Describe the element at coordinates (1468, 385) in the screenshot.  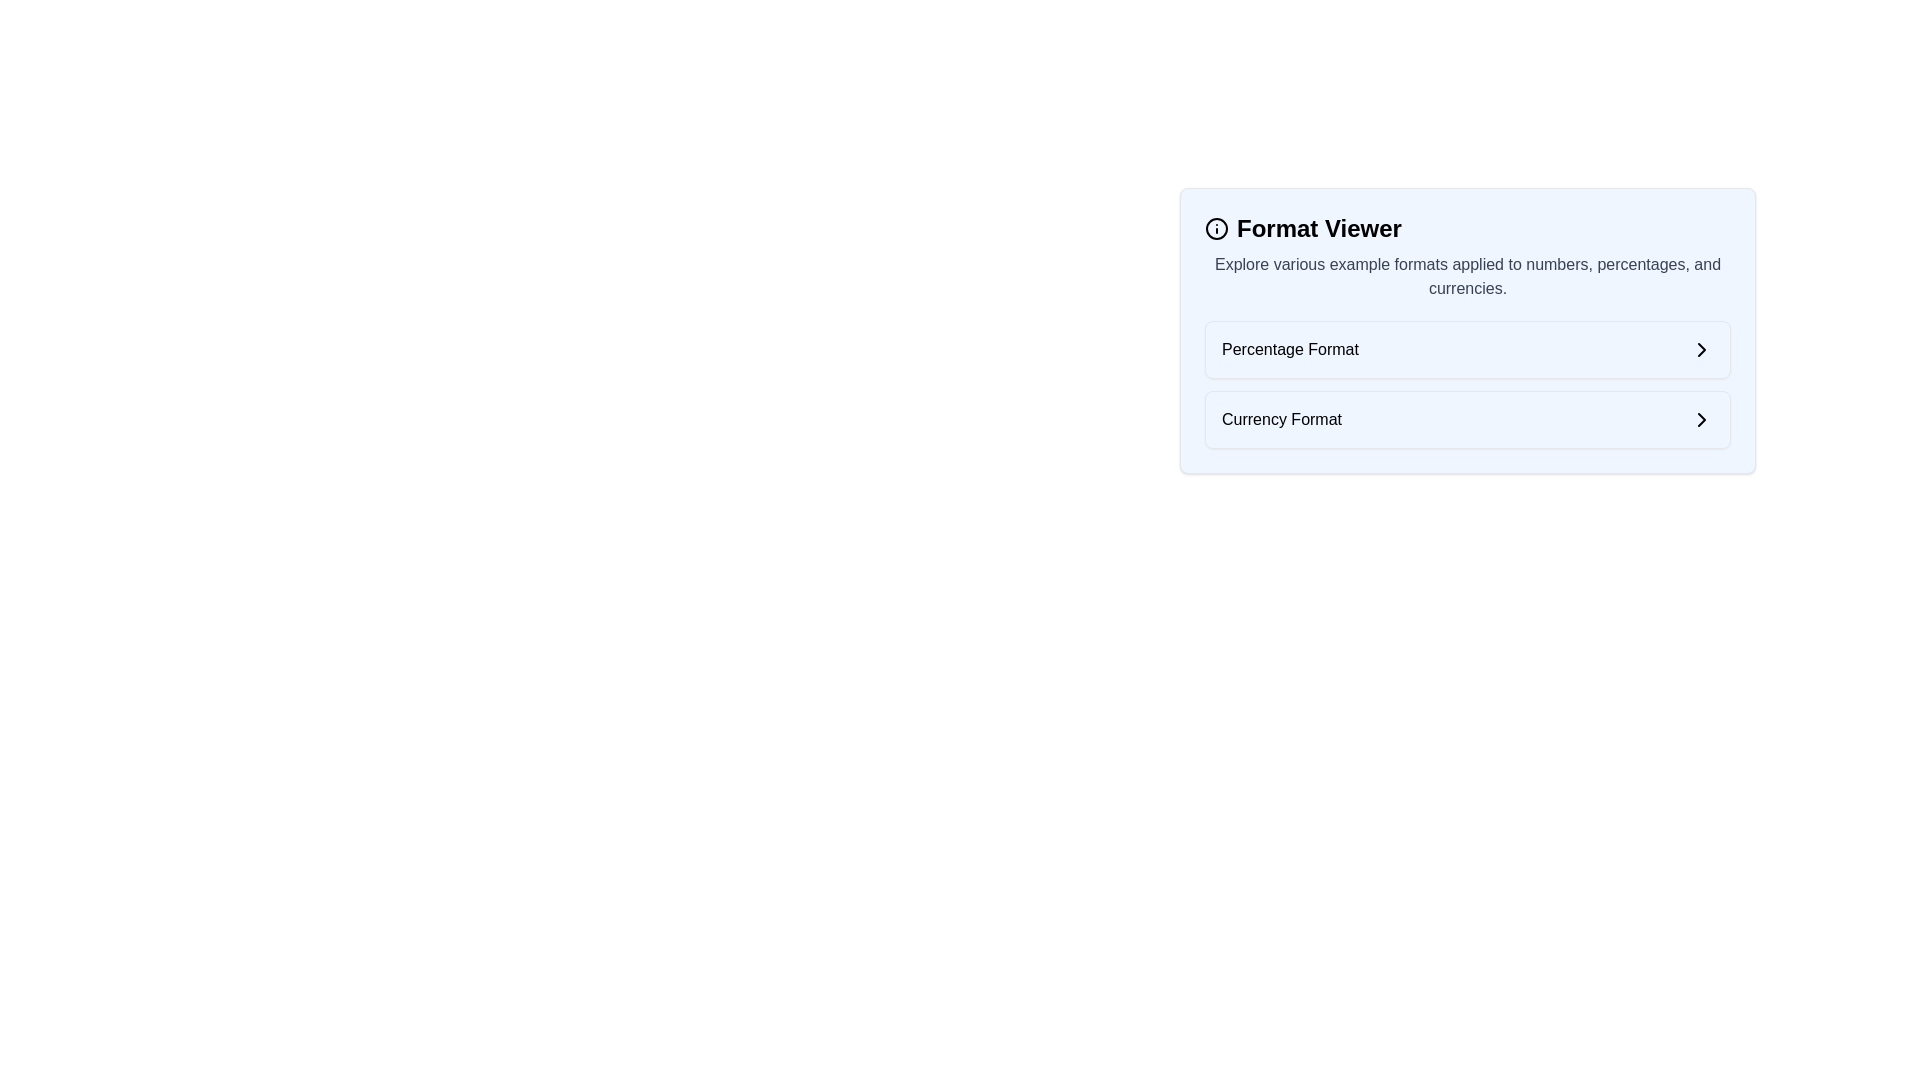
I see `the 'Format Viewer' menu item list` at that location.